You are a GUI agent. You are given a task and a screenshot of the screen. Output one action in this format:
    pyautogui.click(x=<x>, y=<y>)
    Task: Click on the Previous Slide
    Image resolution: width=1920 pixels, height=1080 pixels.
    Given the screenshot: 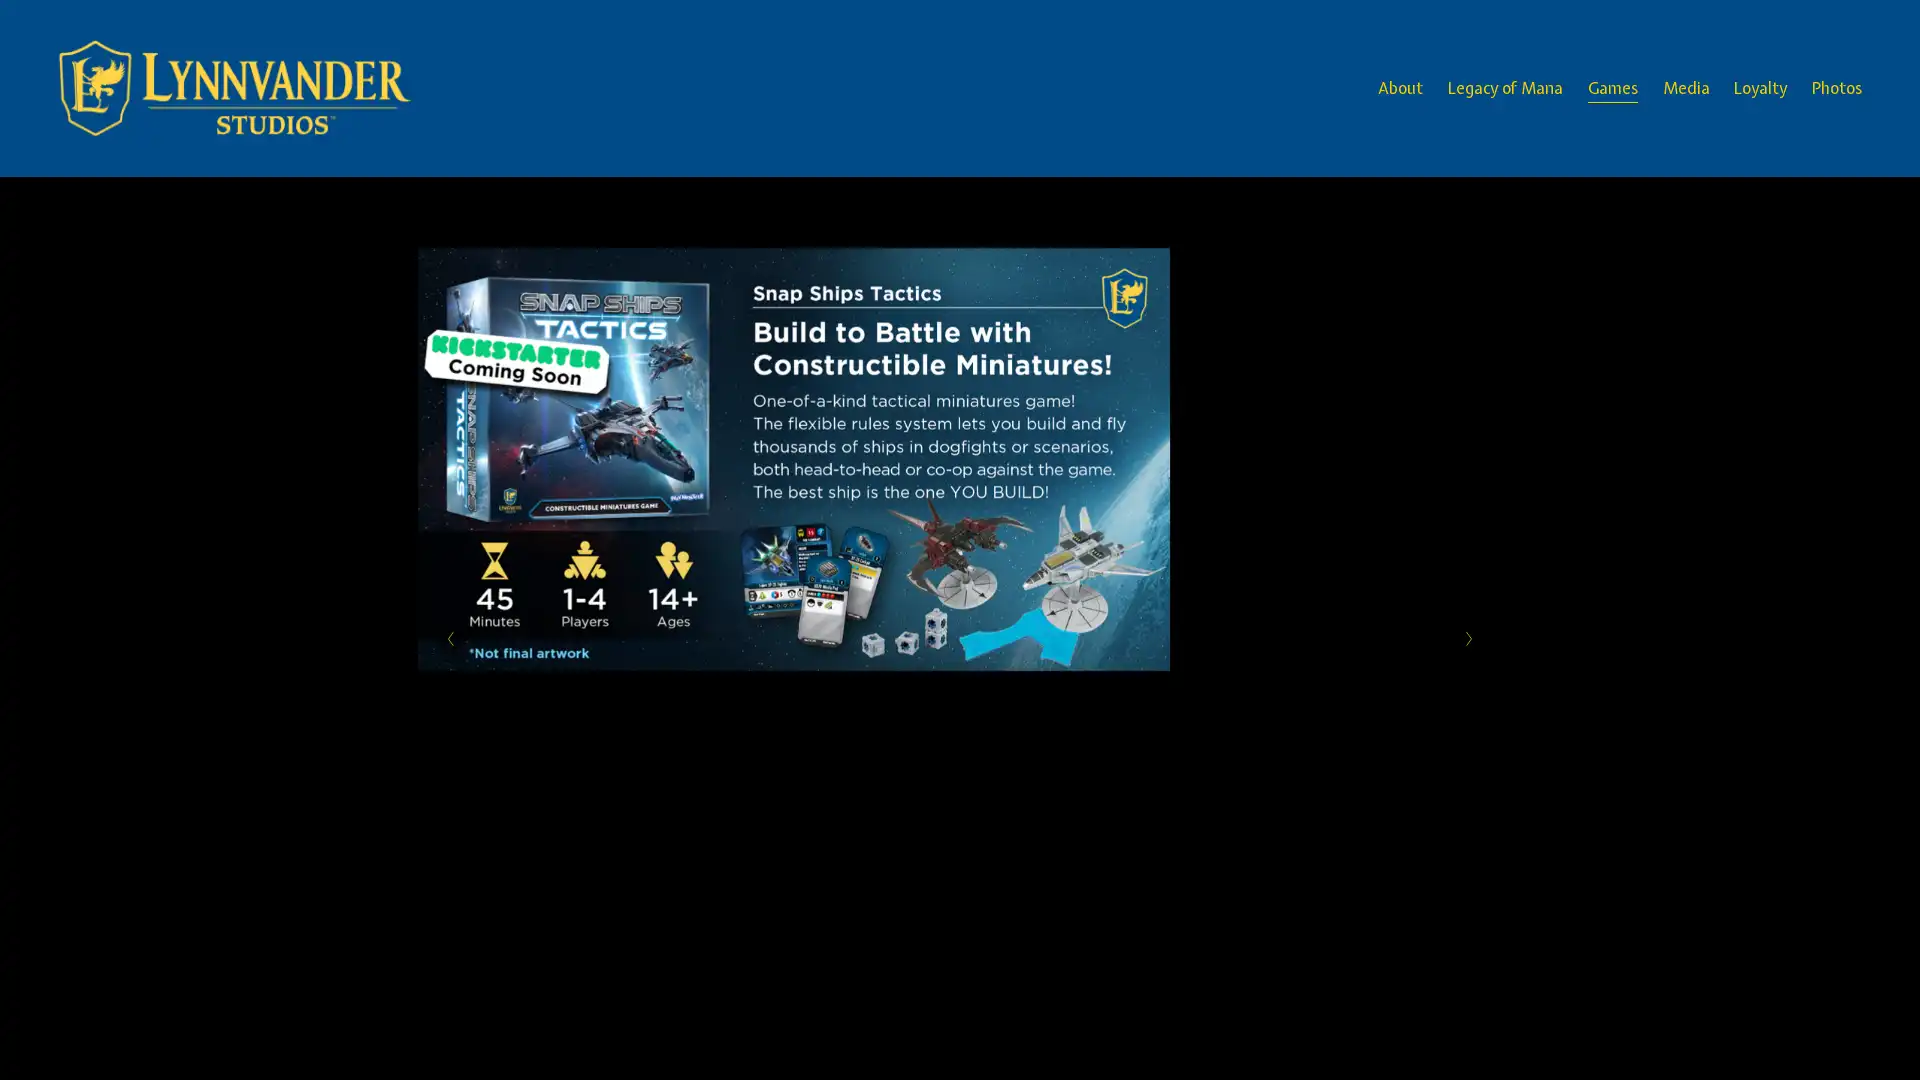 What is the action you would take?
    pyautogui.click(x=449, y=639)
    